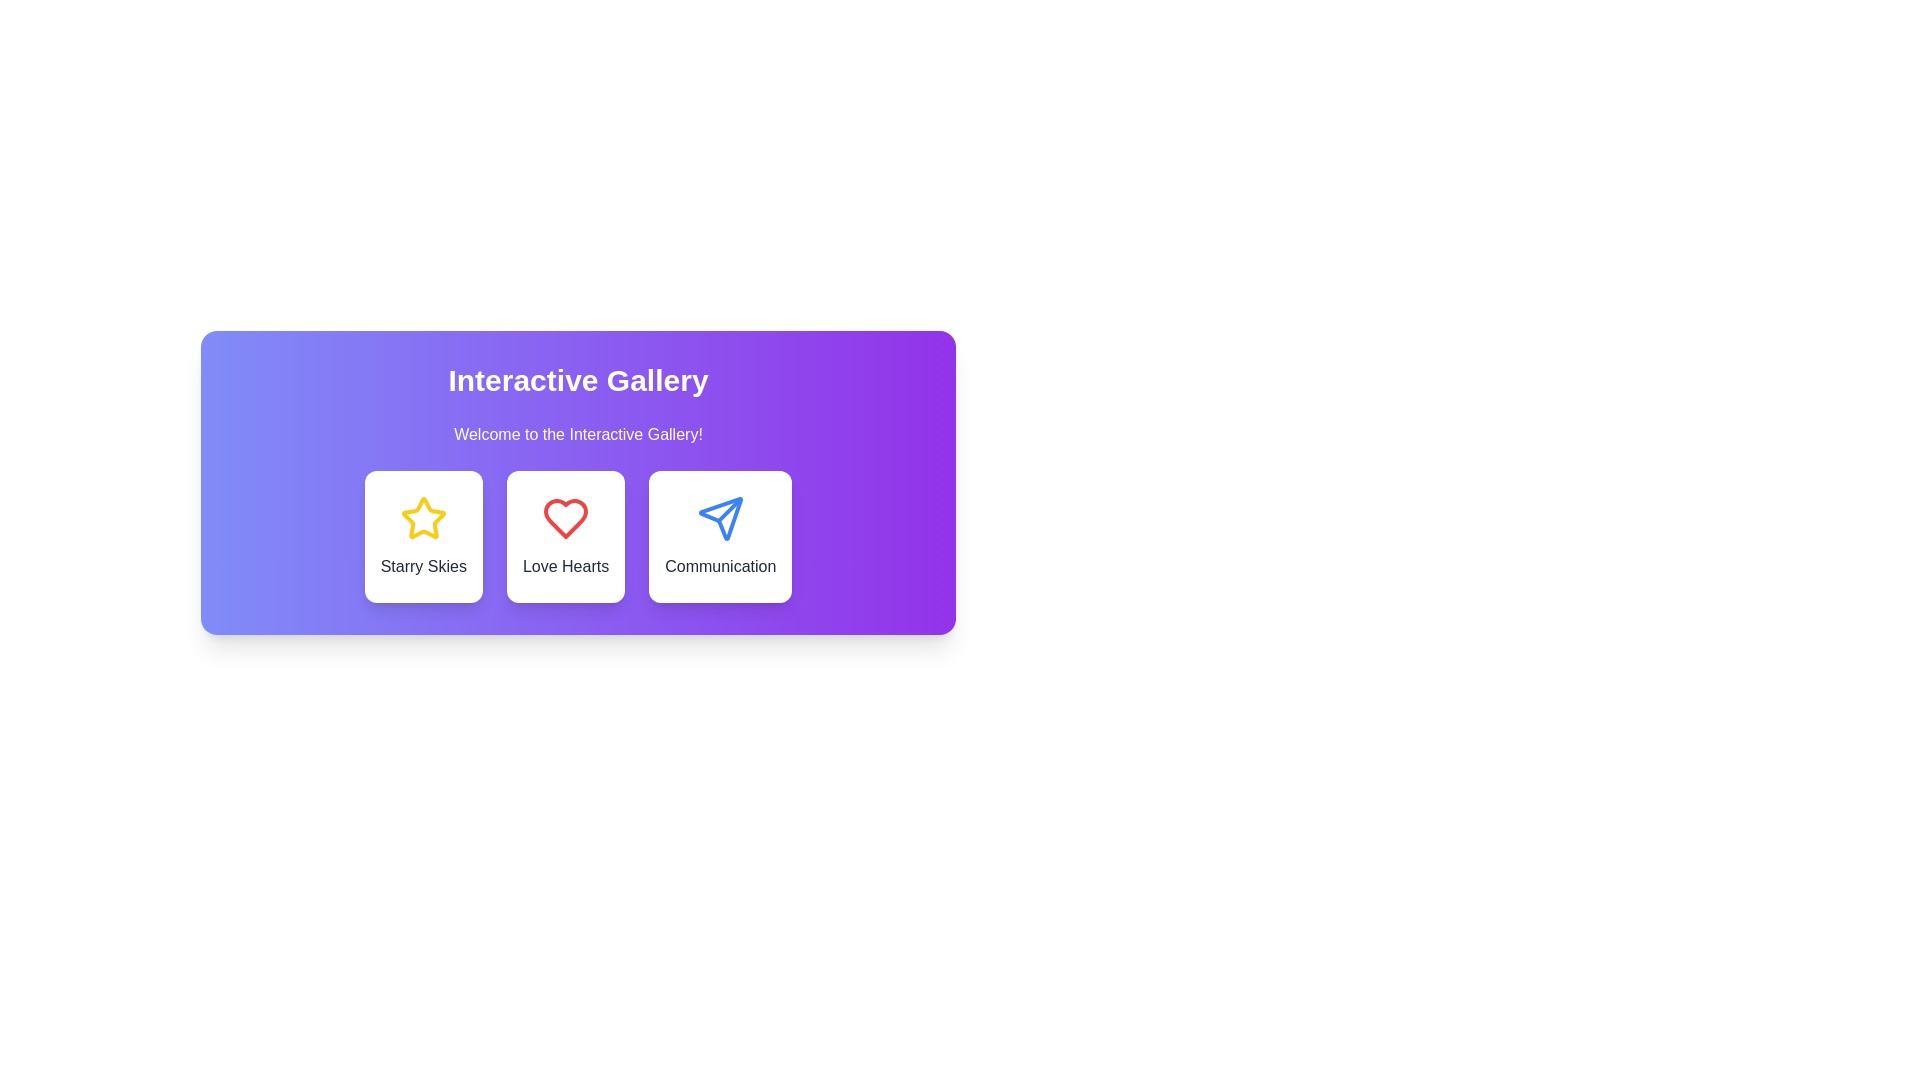 The height and width of the screenshot is (1080, 1920). Describe the element at coordinates (577, 381) in the screenshot. I see `the header labeled 'Interactive Gallery' which is a non-interactive identifier for the card area, located at the top center of the gradient purple card` at that location.